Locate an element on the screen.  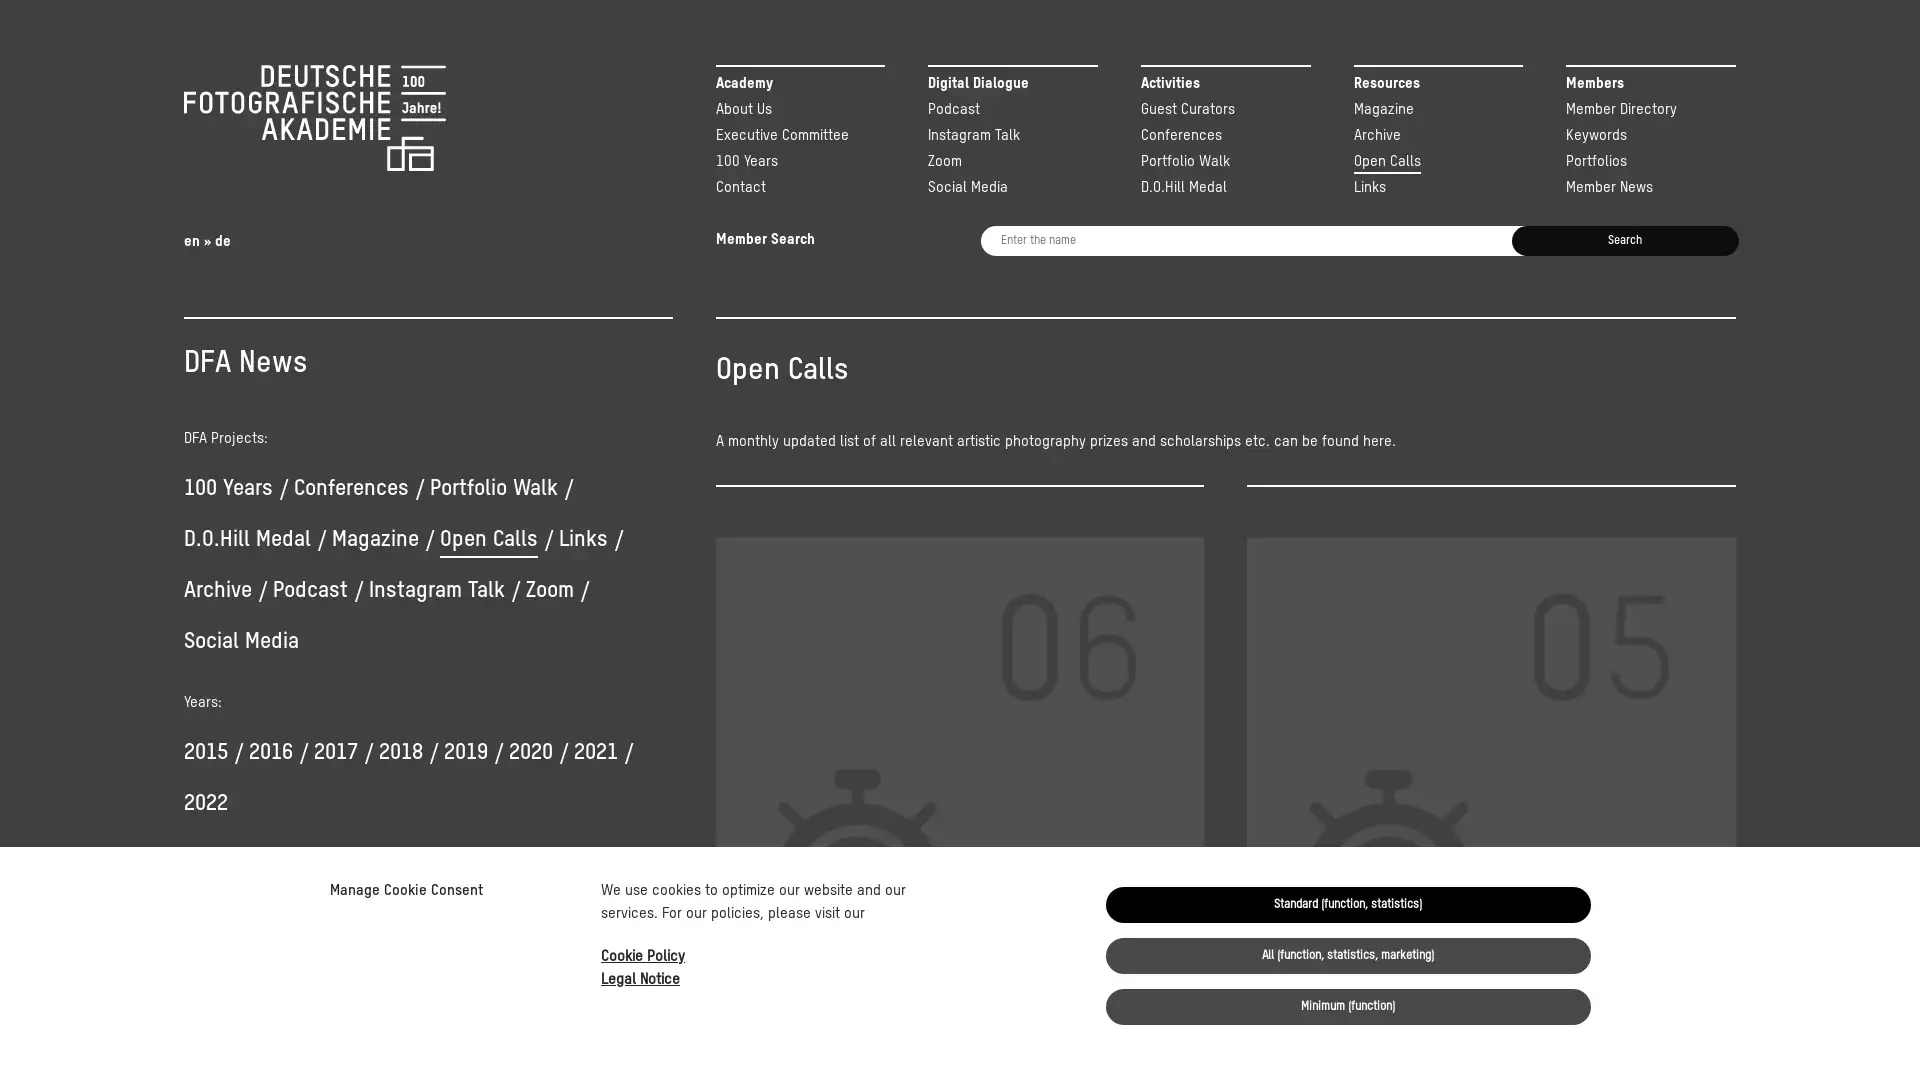
No is located at coordinates (243, 914).